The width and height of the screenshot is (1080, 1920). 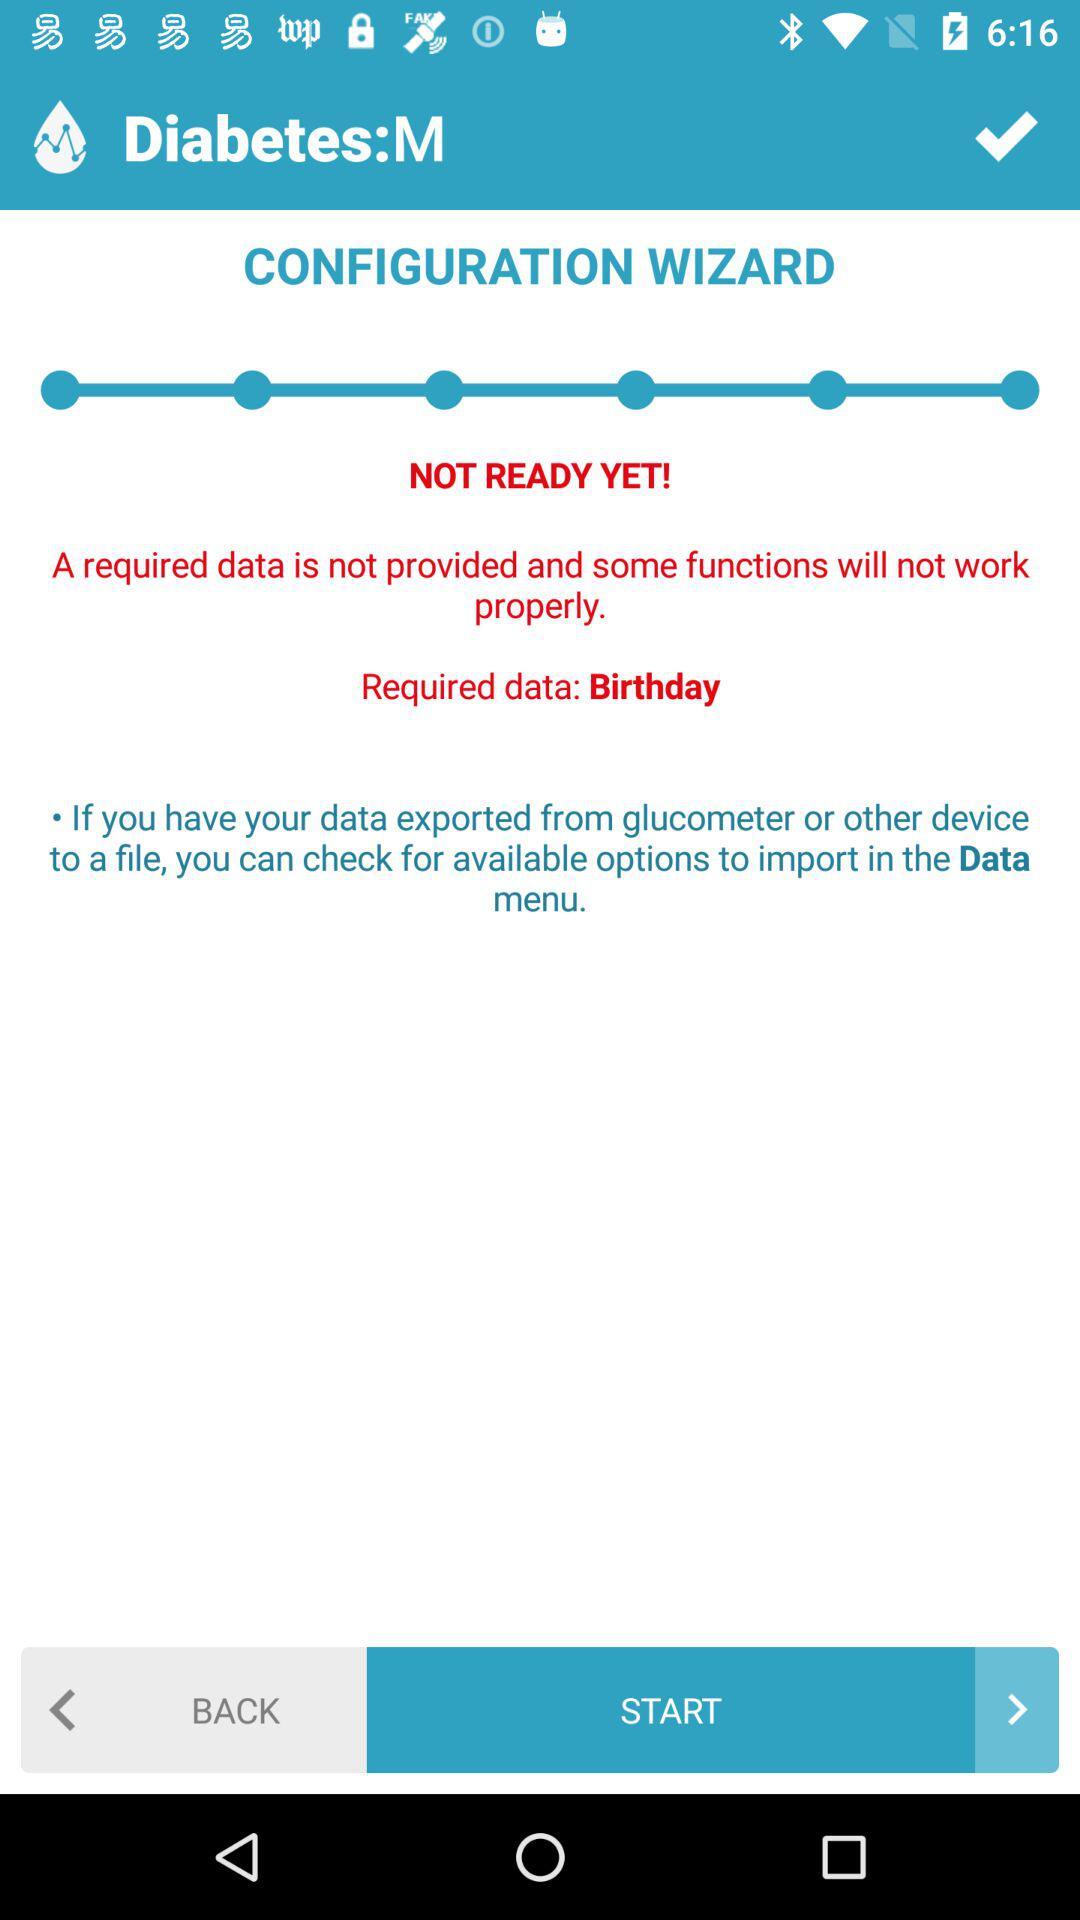 What do you see at coordinates (193, 1708) in the screenshot?
I see `the back` at bounding box center [193, 1708].